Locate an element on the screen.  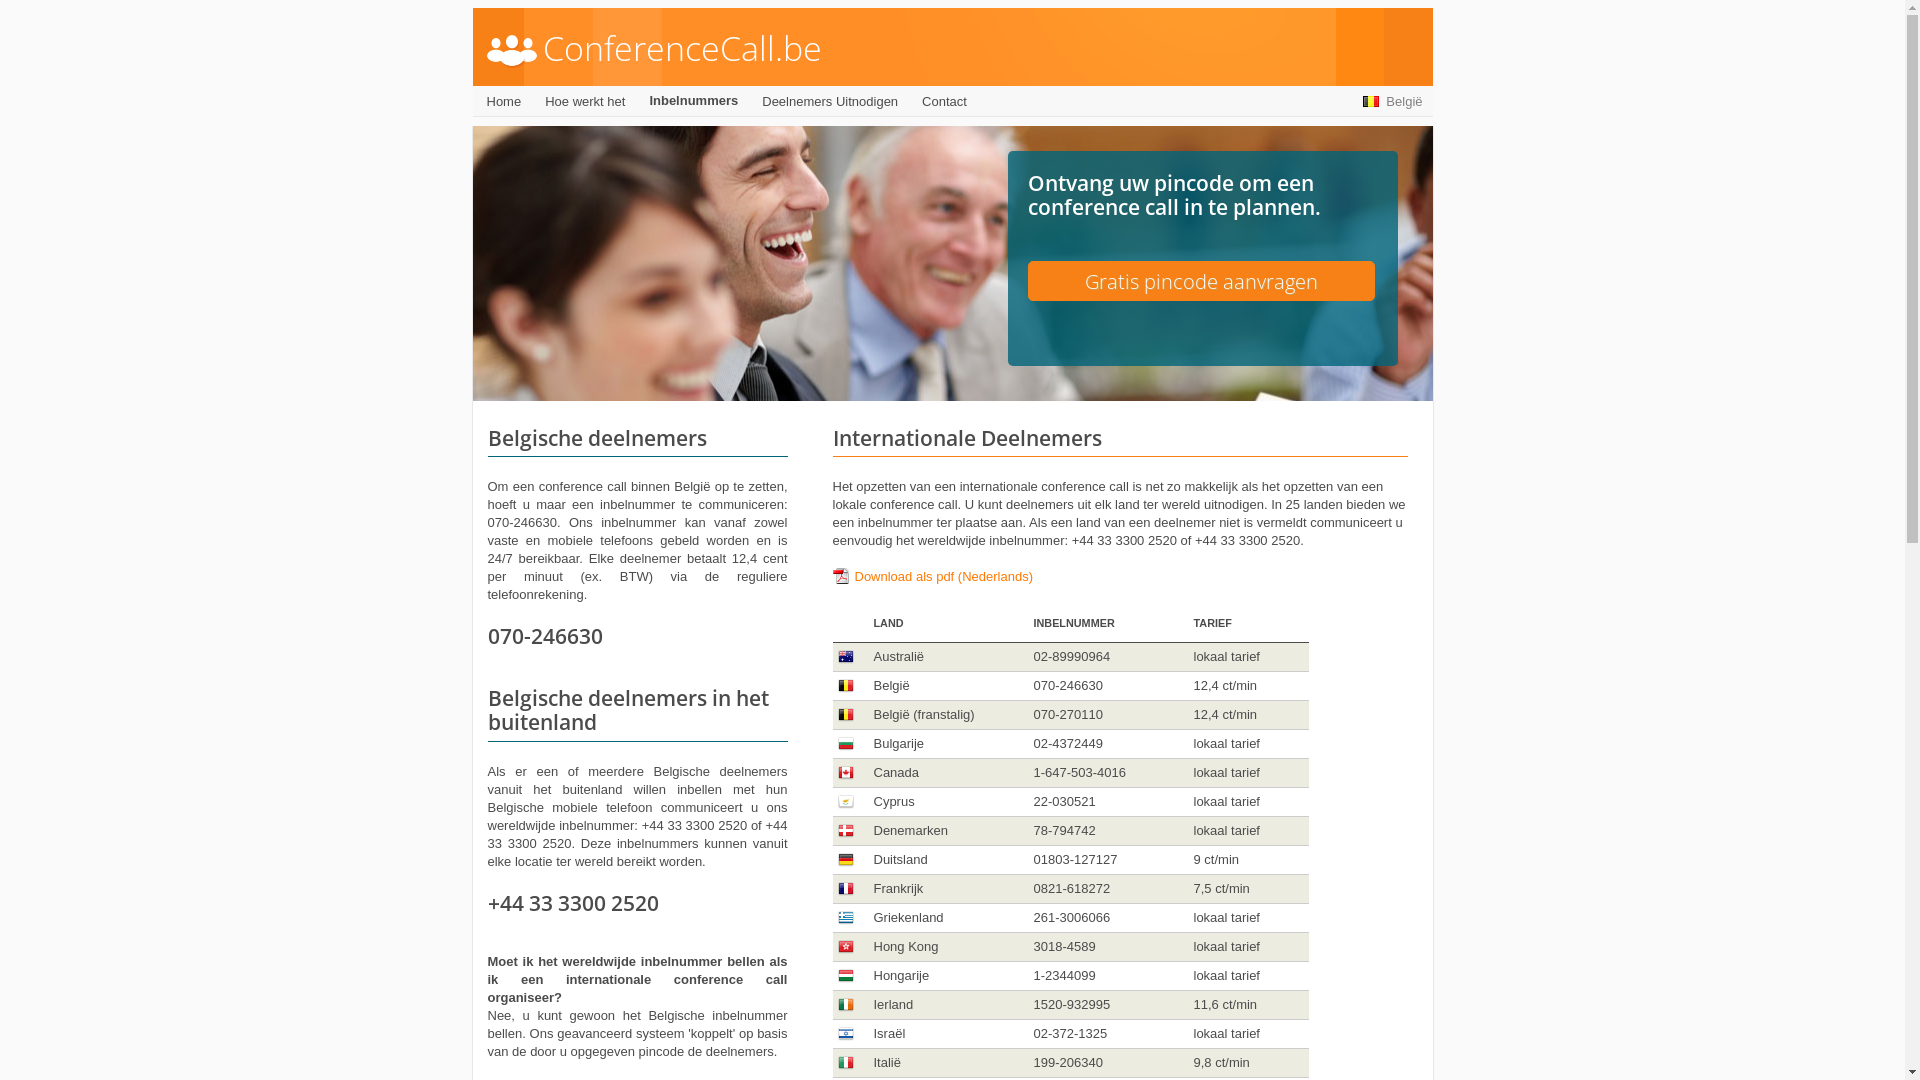
'Download als pdf (Nederlands)' is located at coordinates (930, 576).